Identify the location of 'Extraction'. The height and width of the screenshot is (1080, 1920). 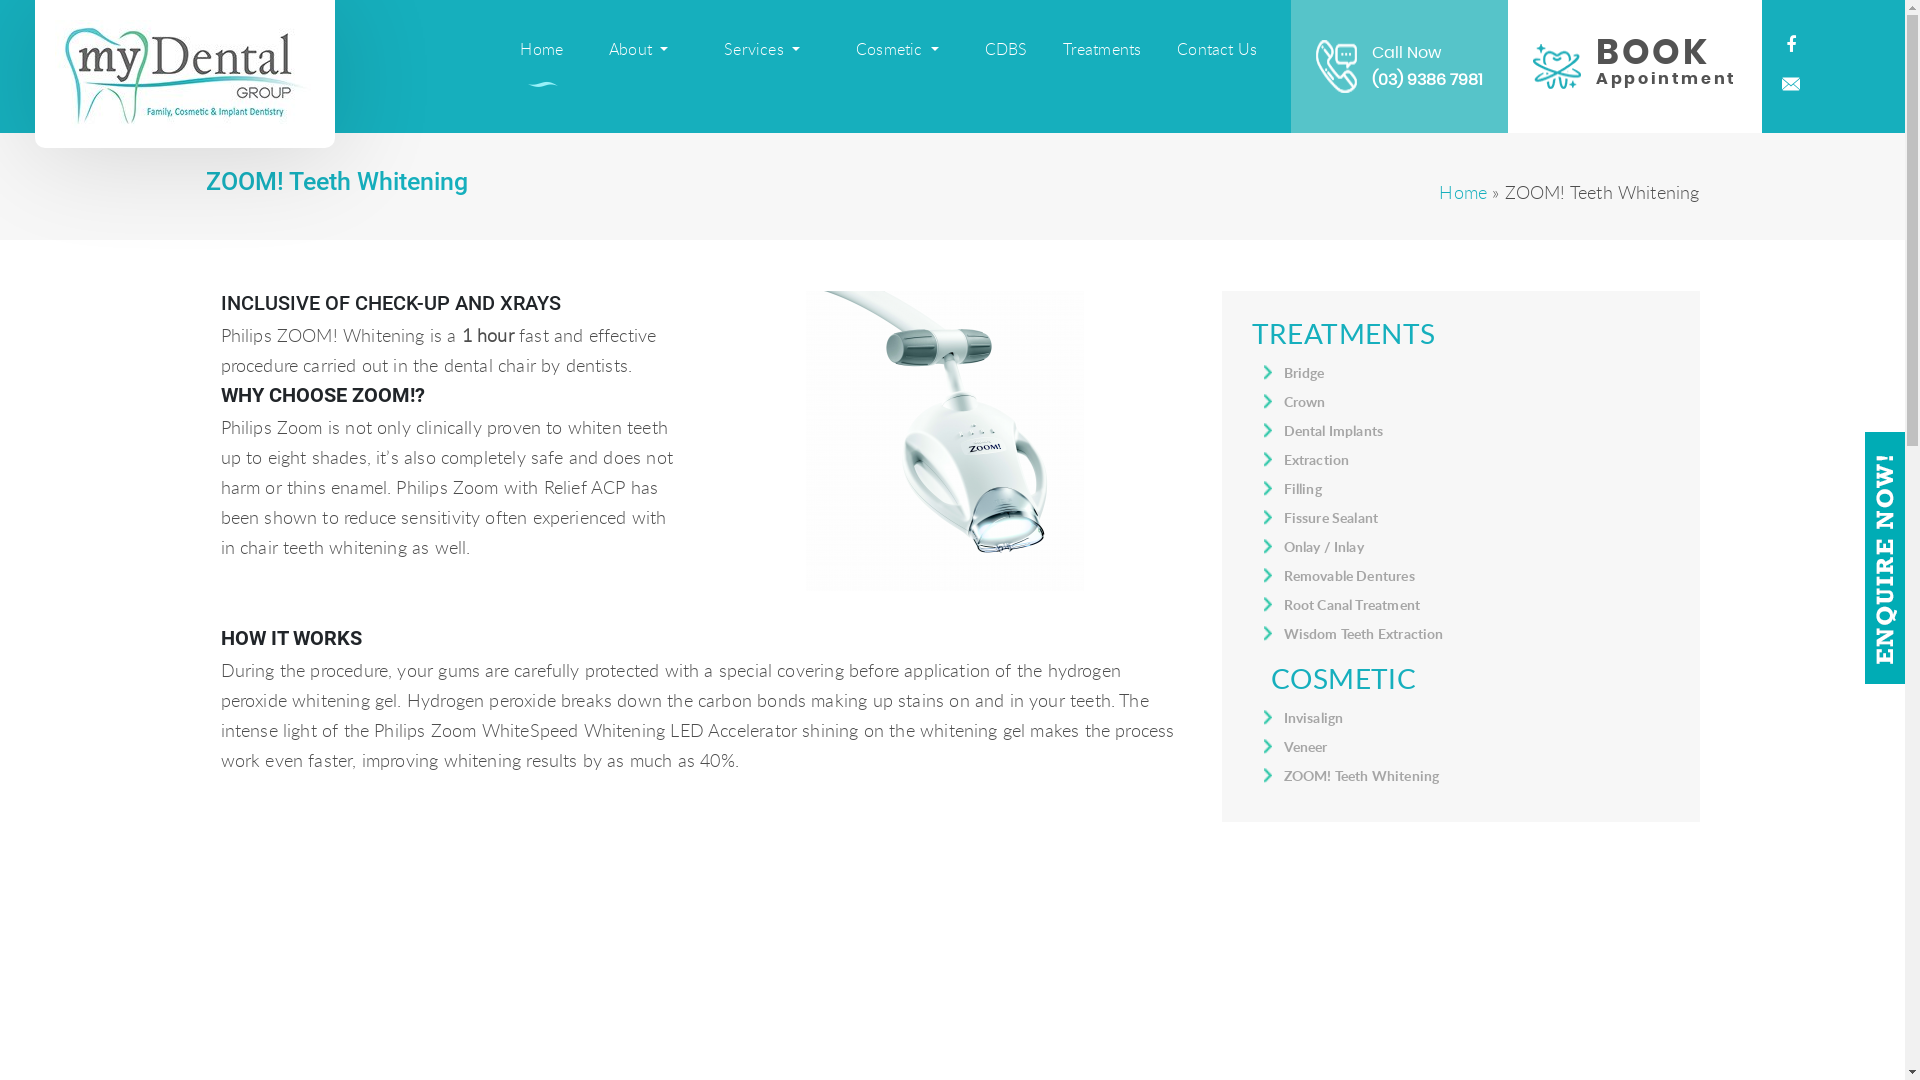
(1316, 459).